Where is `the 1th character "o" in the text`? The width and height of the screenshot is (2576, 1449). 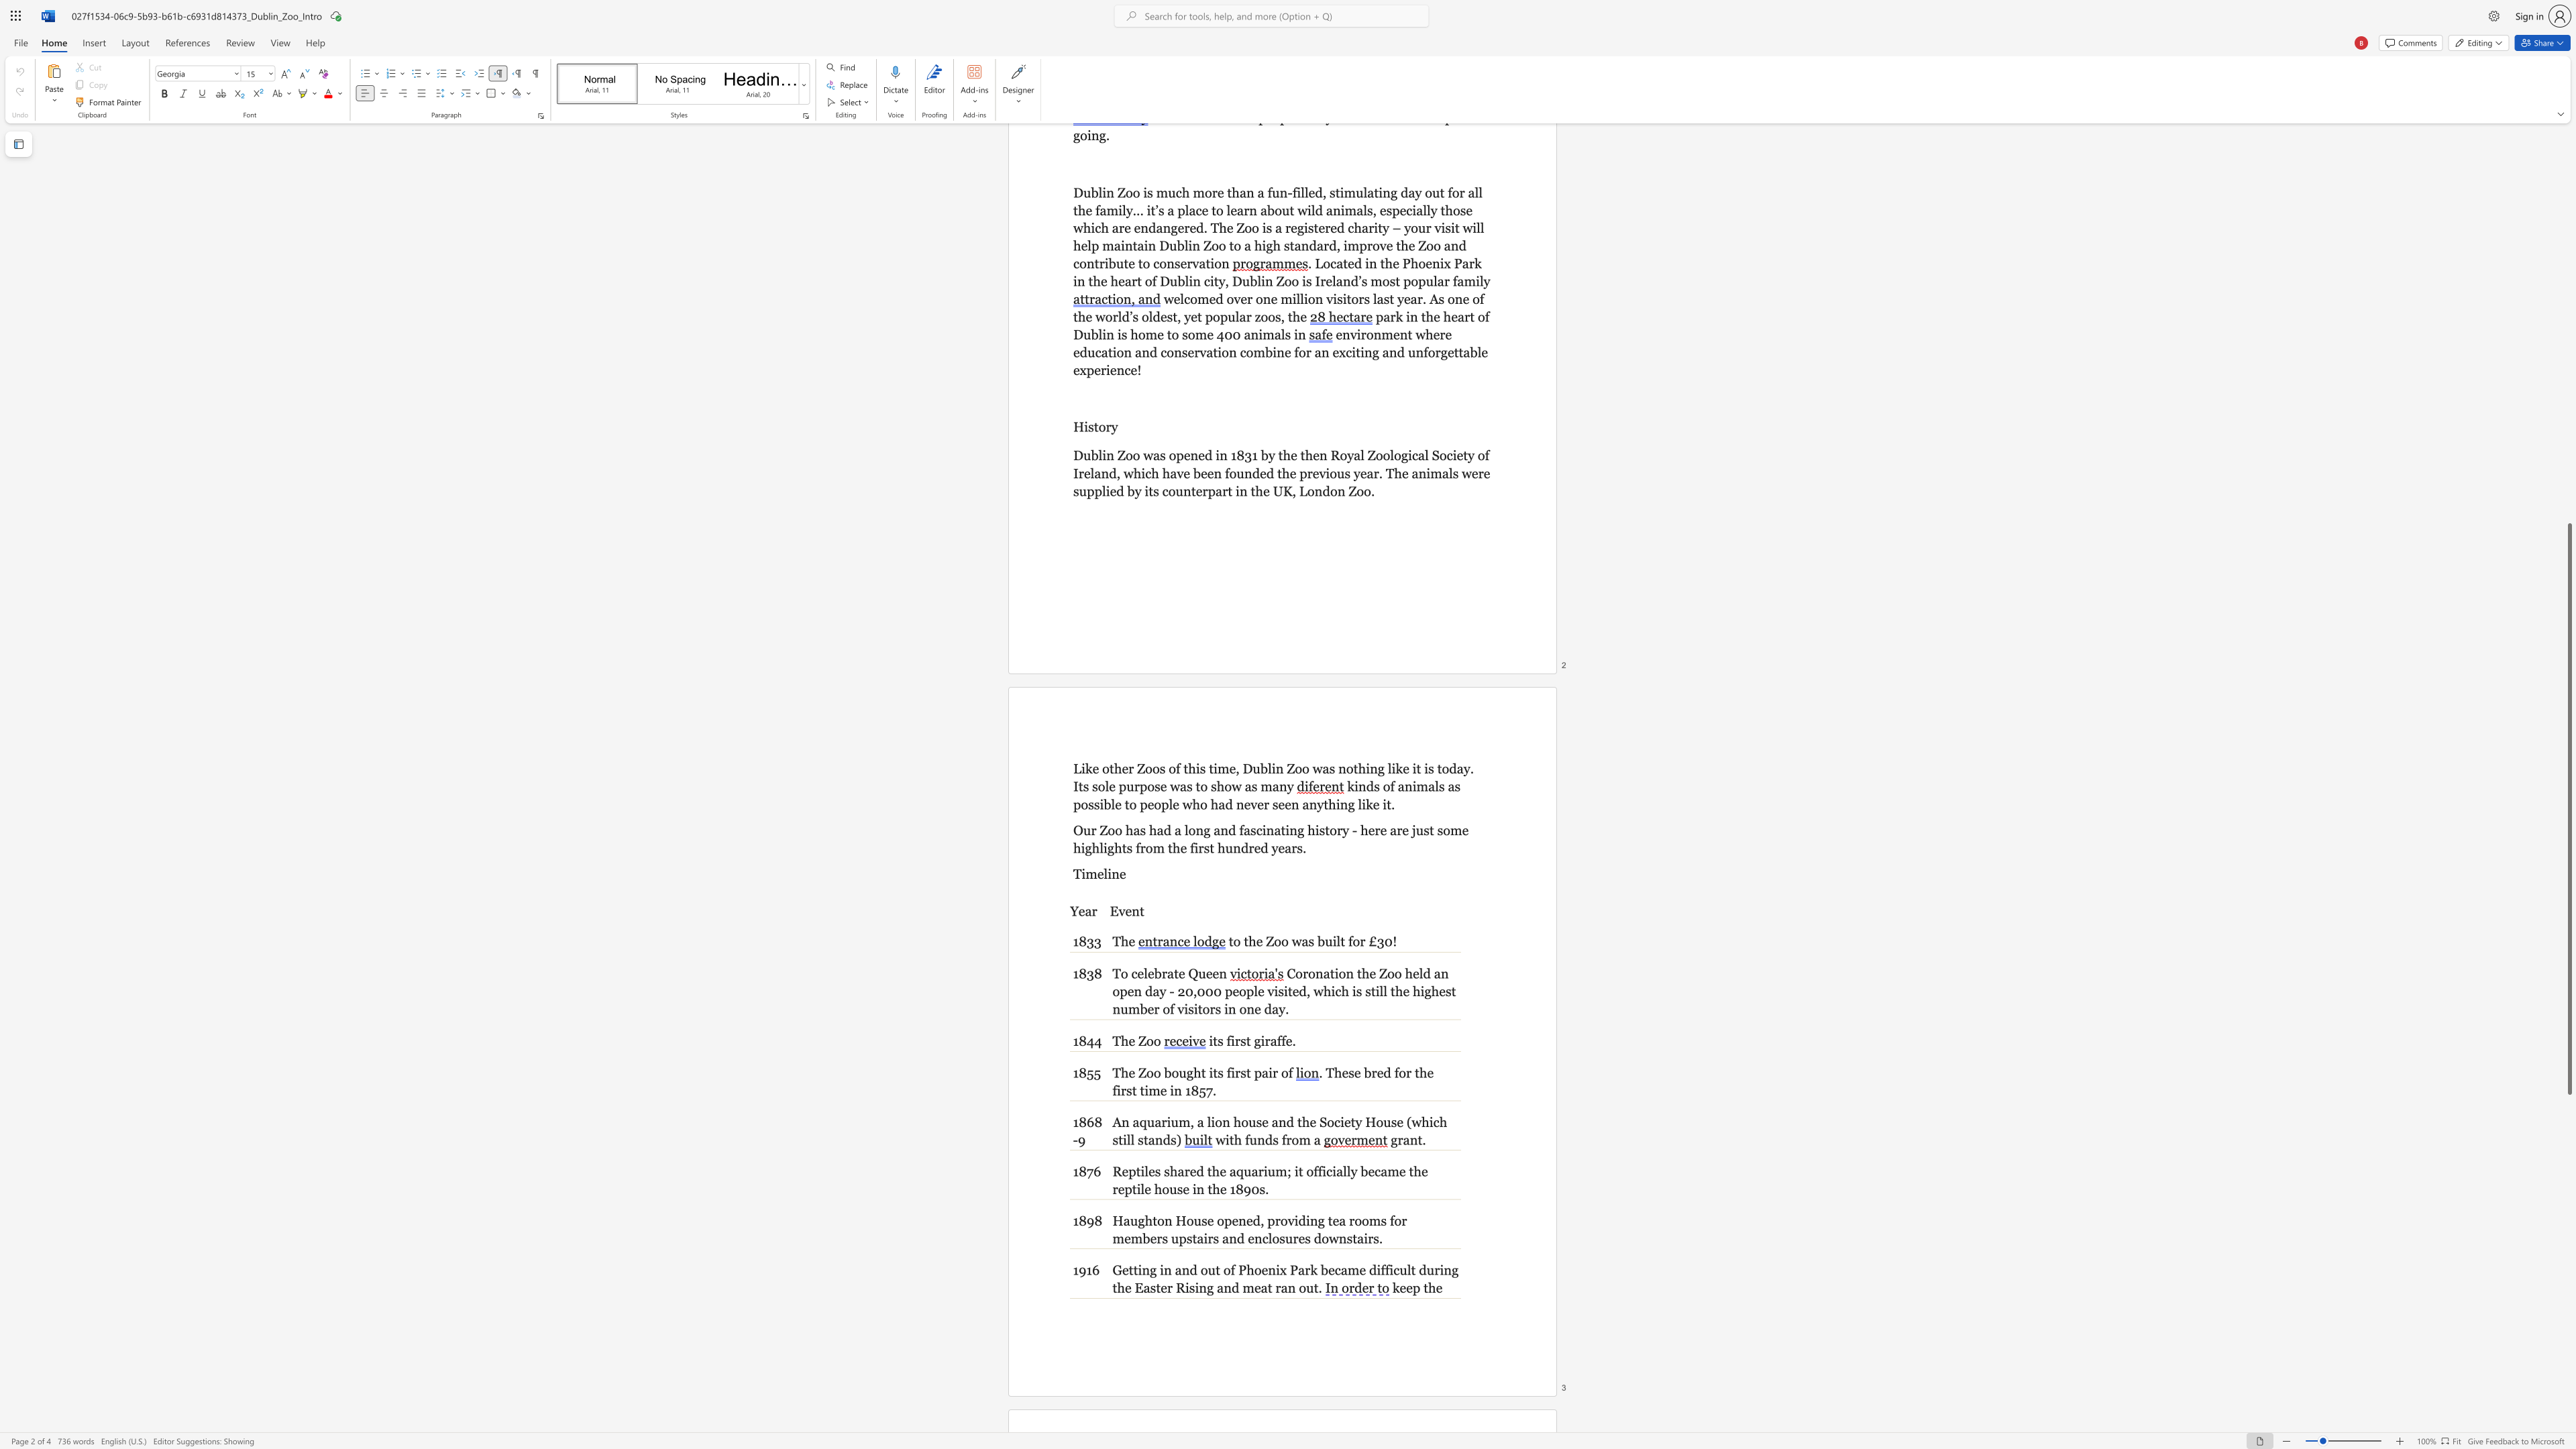
the 1th character "o" in the text is located at coordinates (1149, 1072).